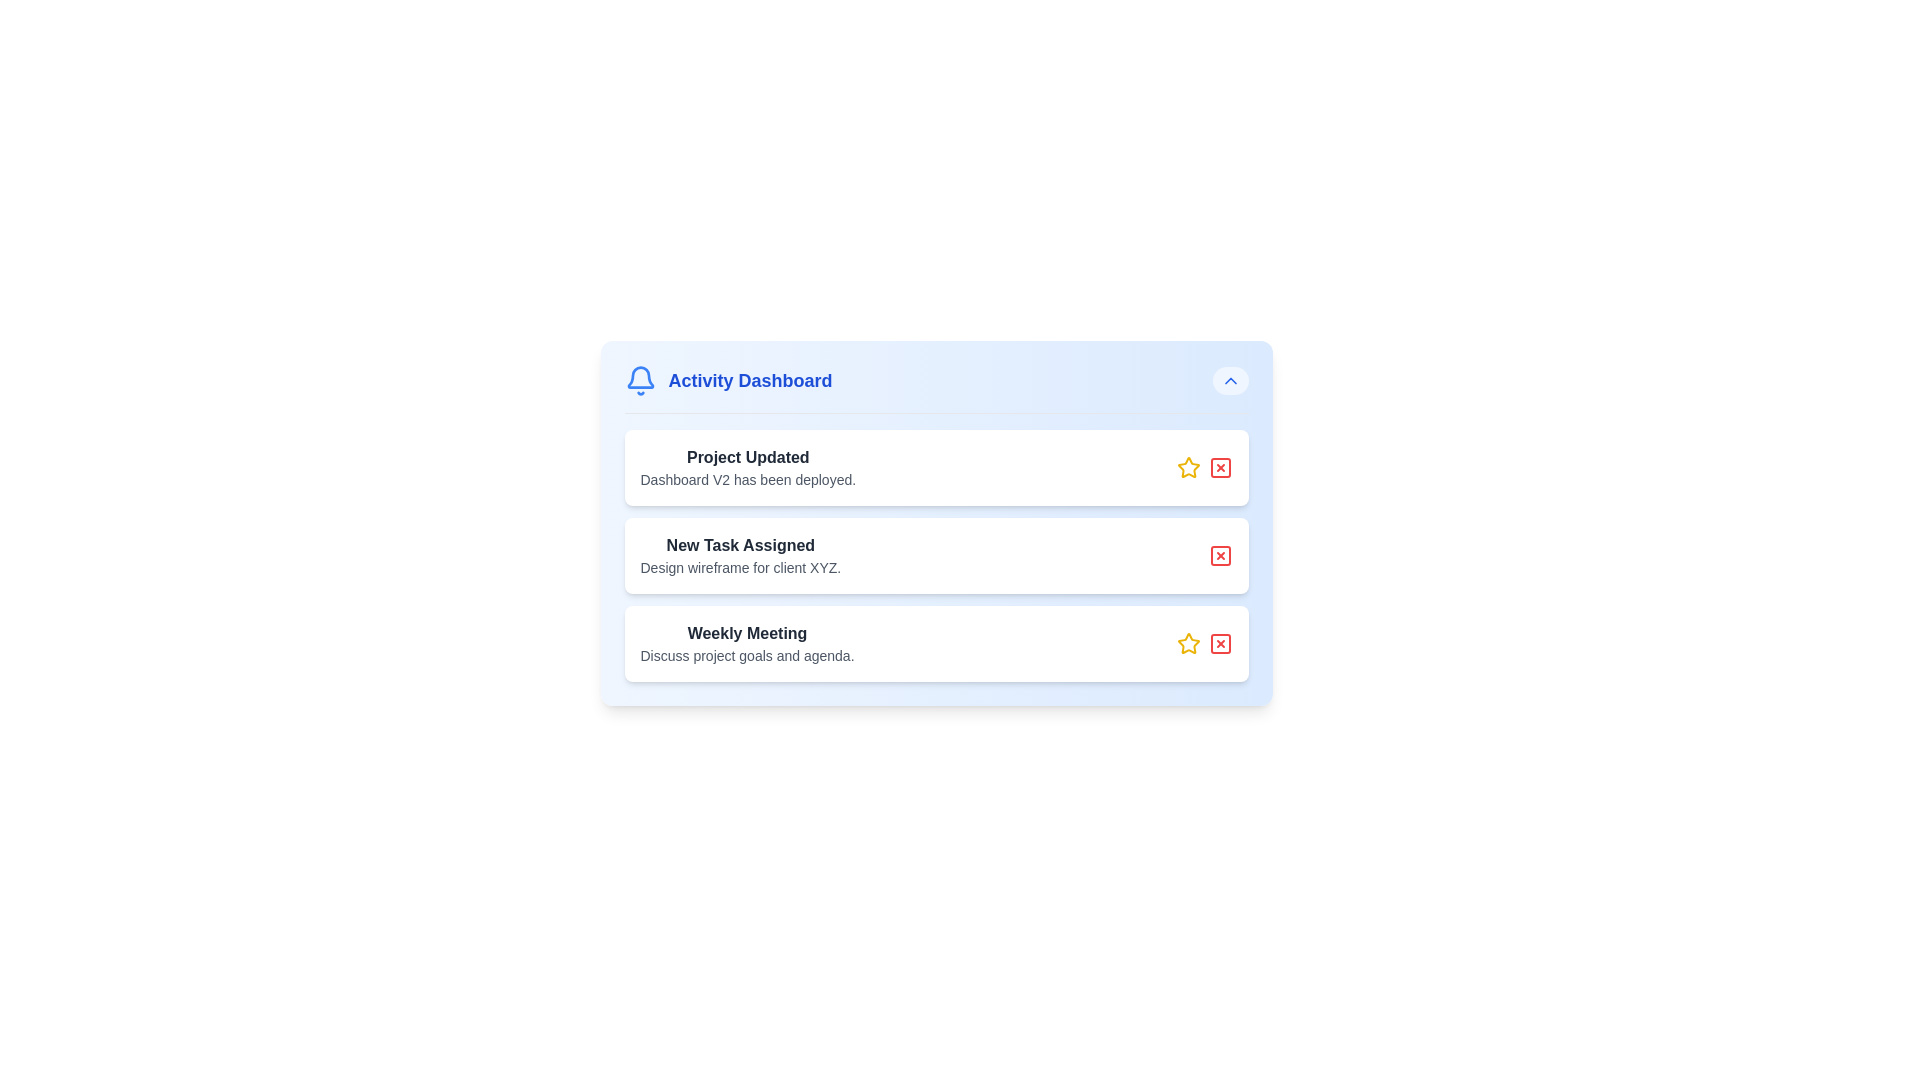 The height and width of the screenshot is (1080, 1920). I want to click on the static text label at the top of the third card in the 'Activity Dashboard' that describes the content of the card, so click(746, 633).